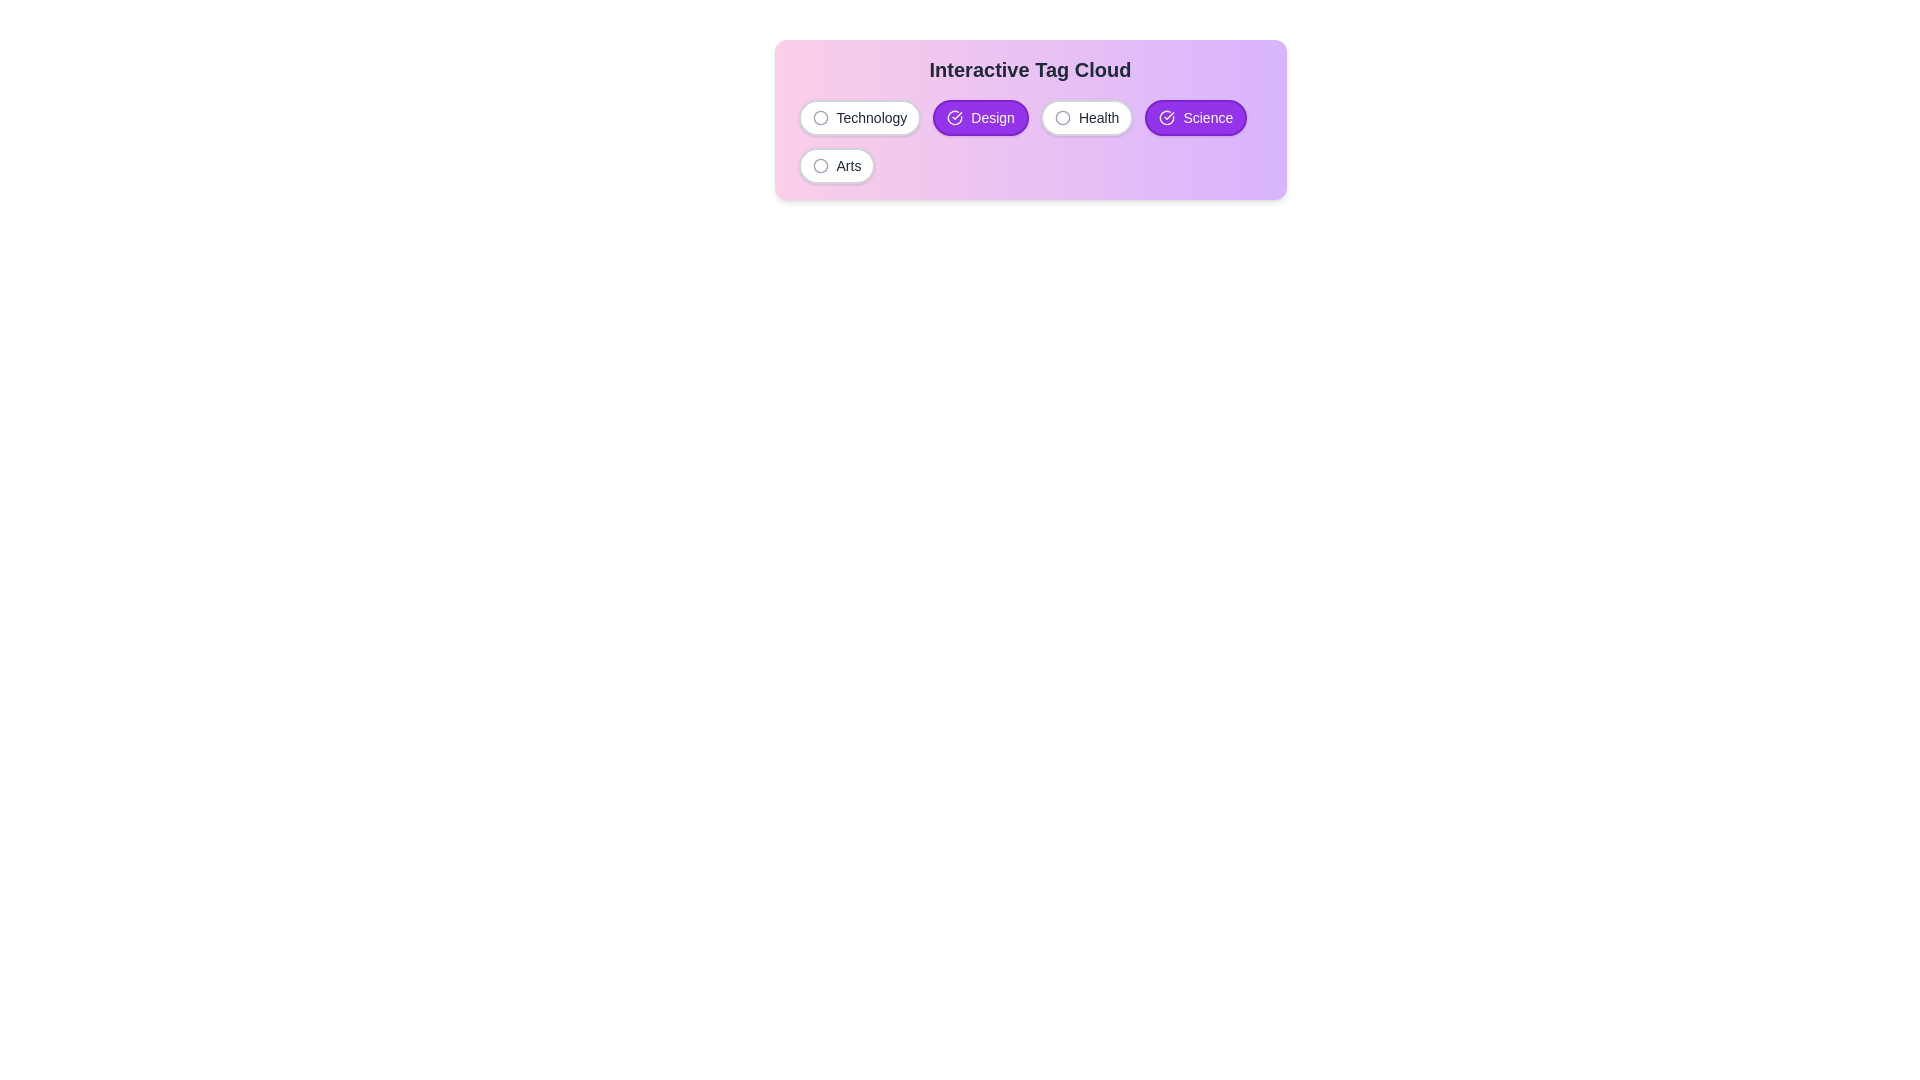  I want to click on the tag labeled Technology to observe its hover effect, so click(859, 118).